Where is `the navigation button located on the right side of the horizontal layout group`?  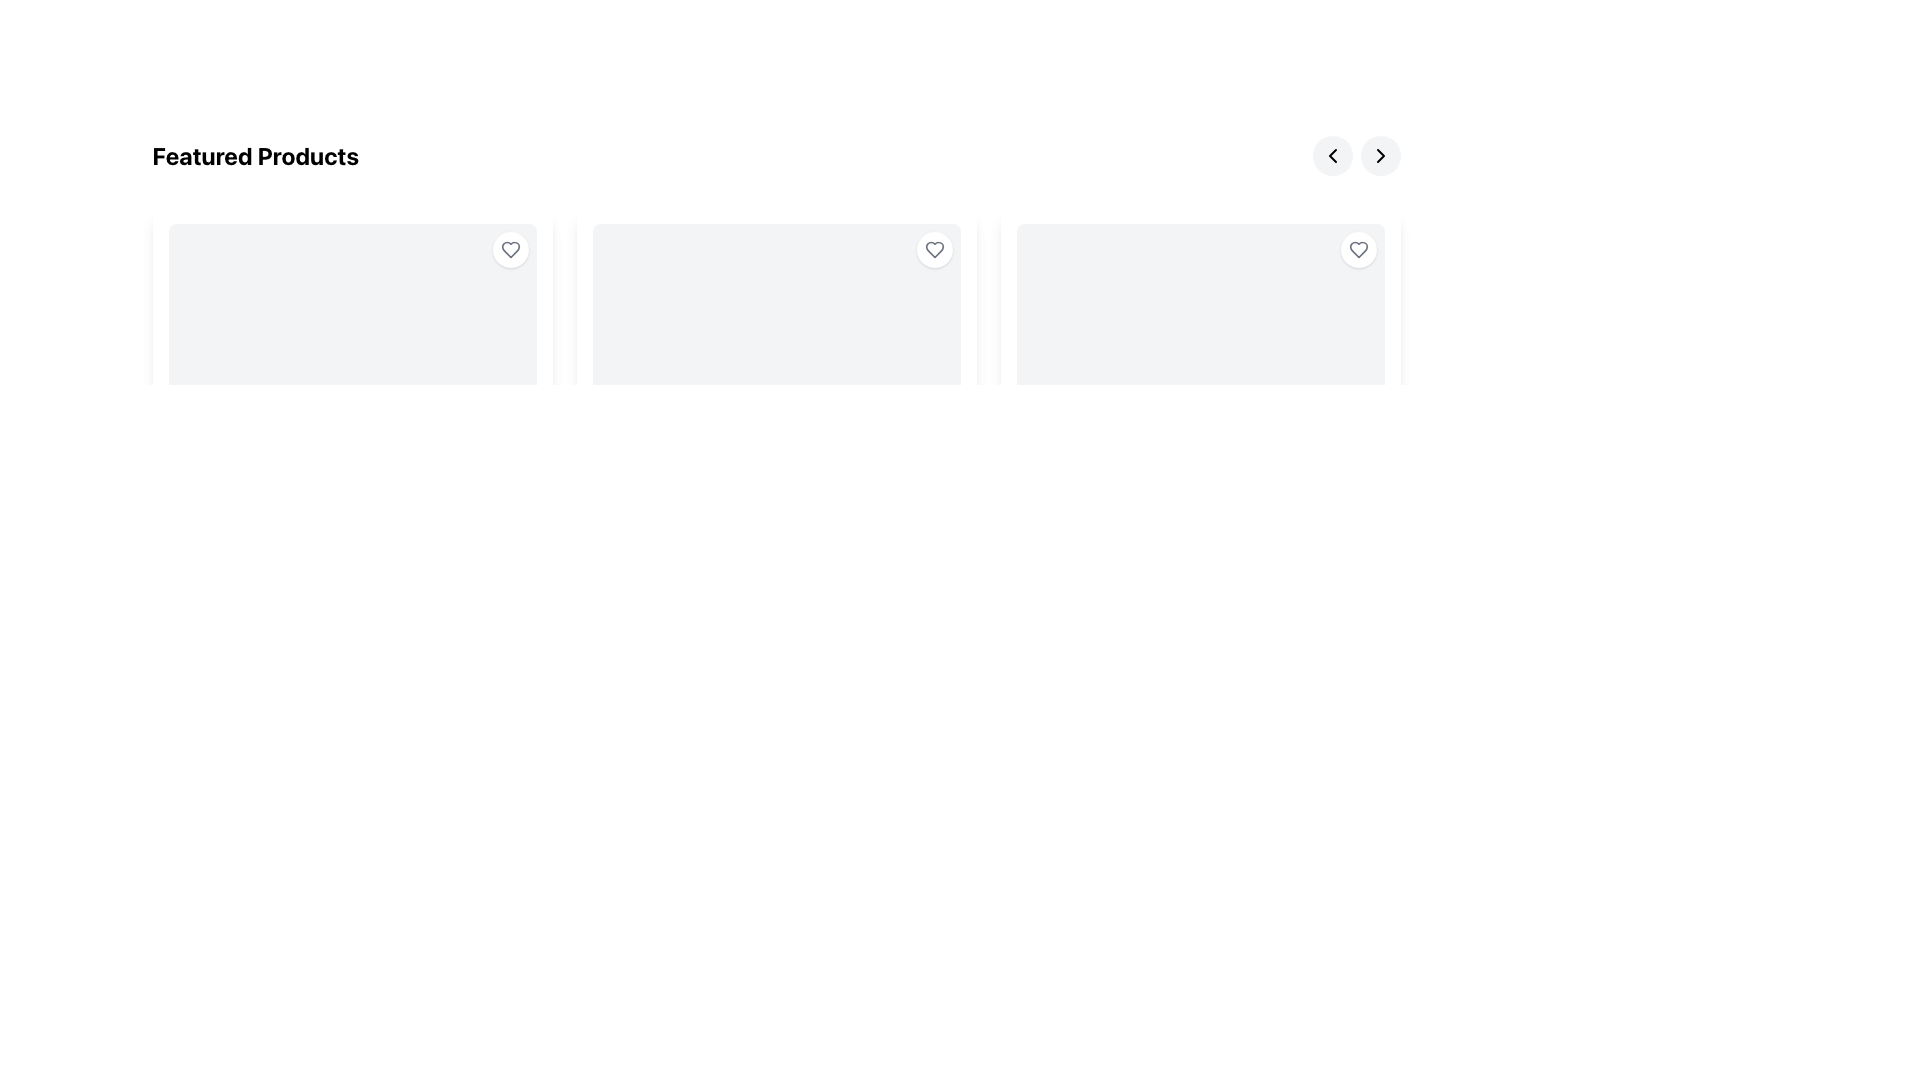 the navigation button located on the right side of the horizontal layout group is located at coordinates (1332, 154).